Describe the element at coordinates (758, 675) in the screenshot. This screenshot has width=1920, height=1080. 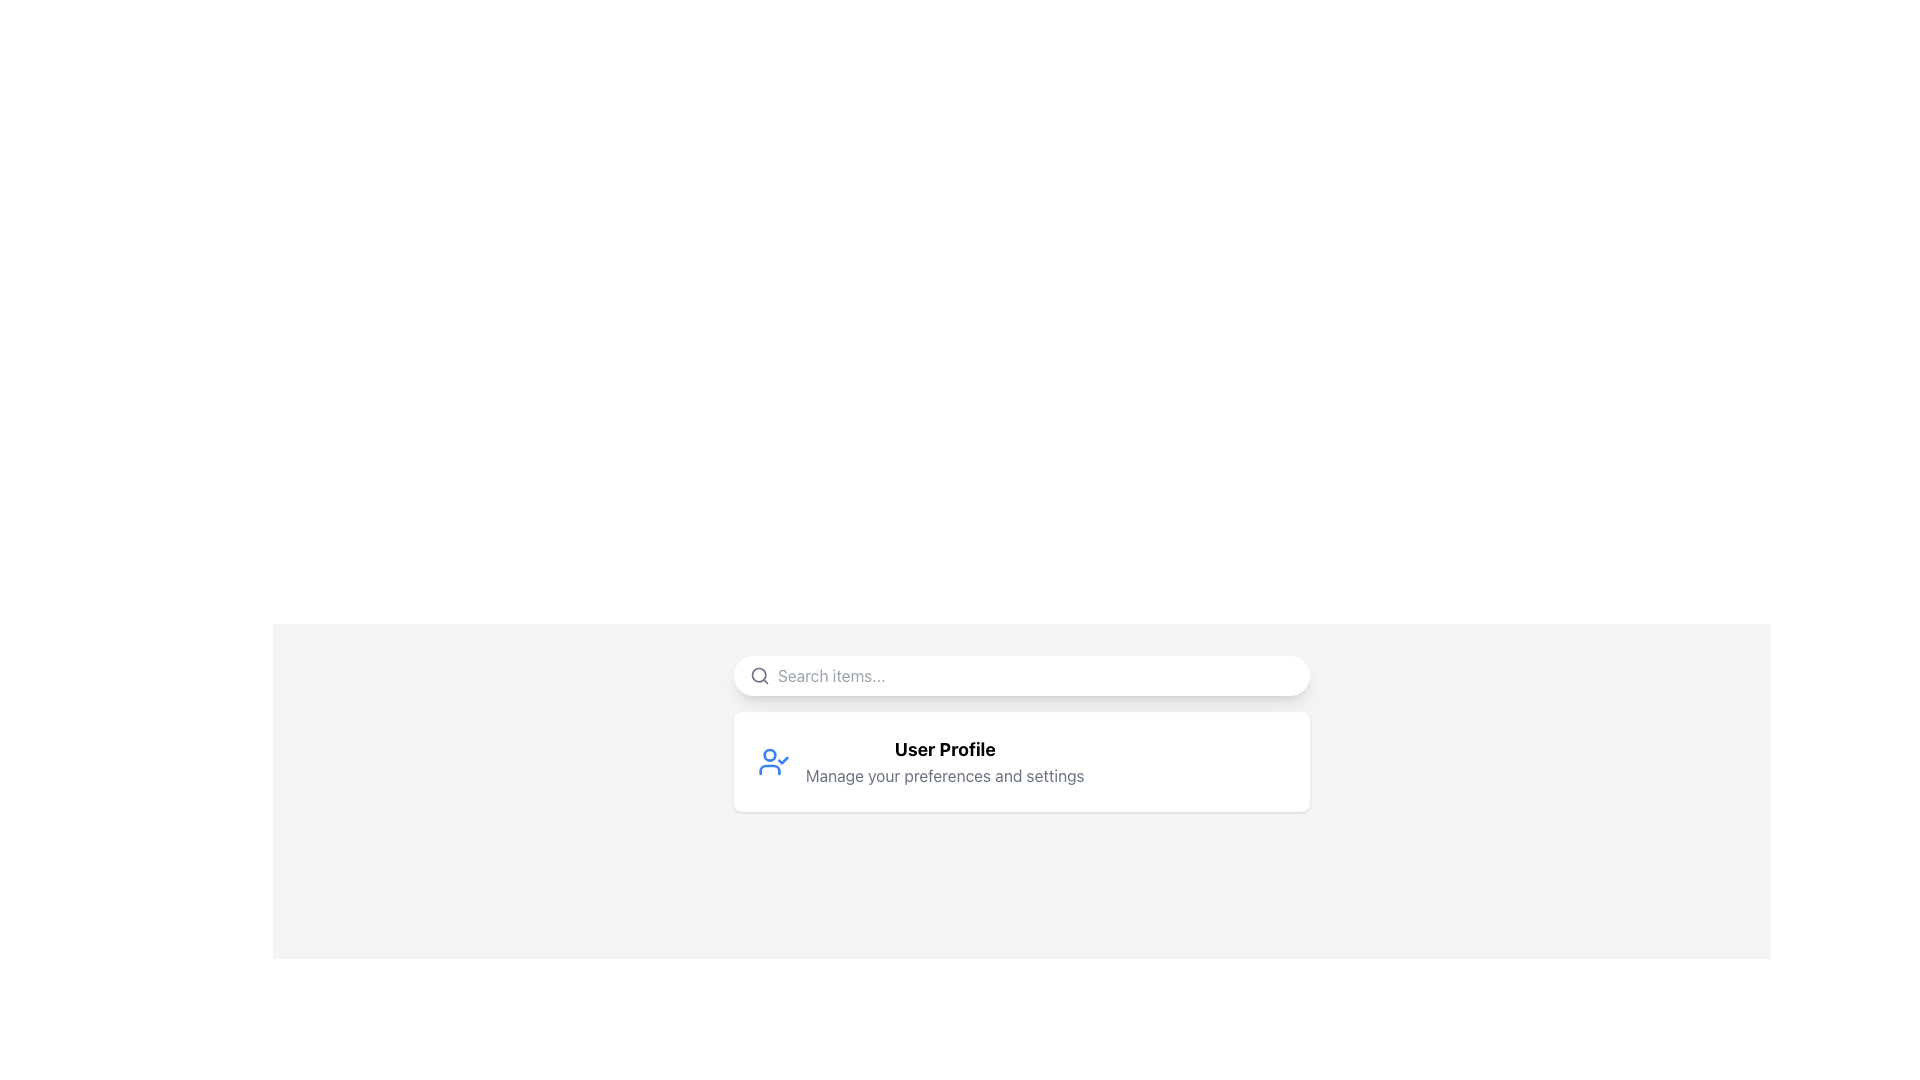
I see `the search icon located at the start of the horizontal search bar to initiate a search` at that location.